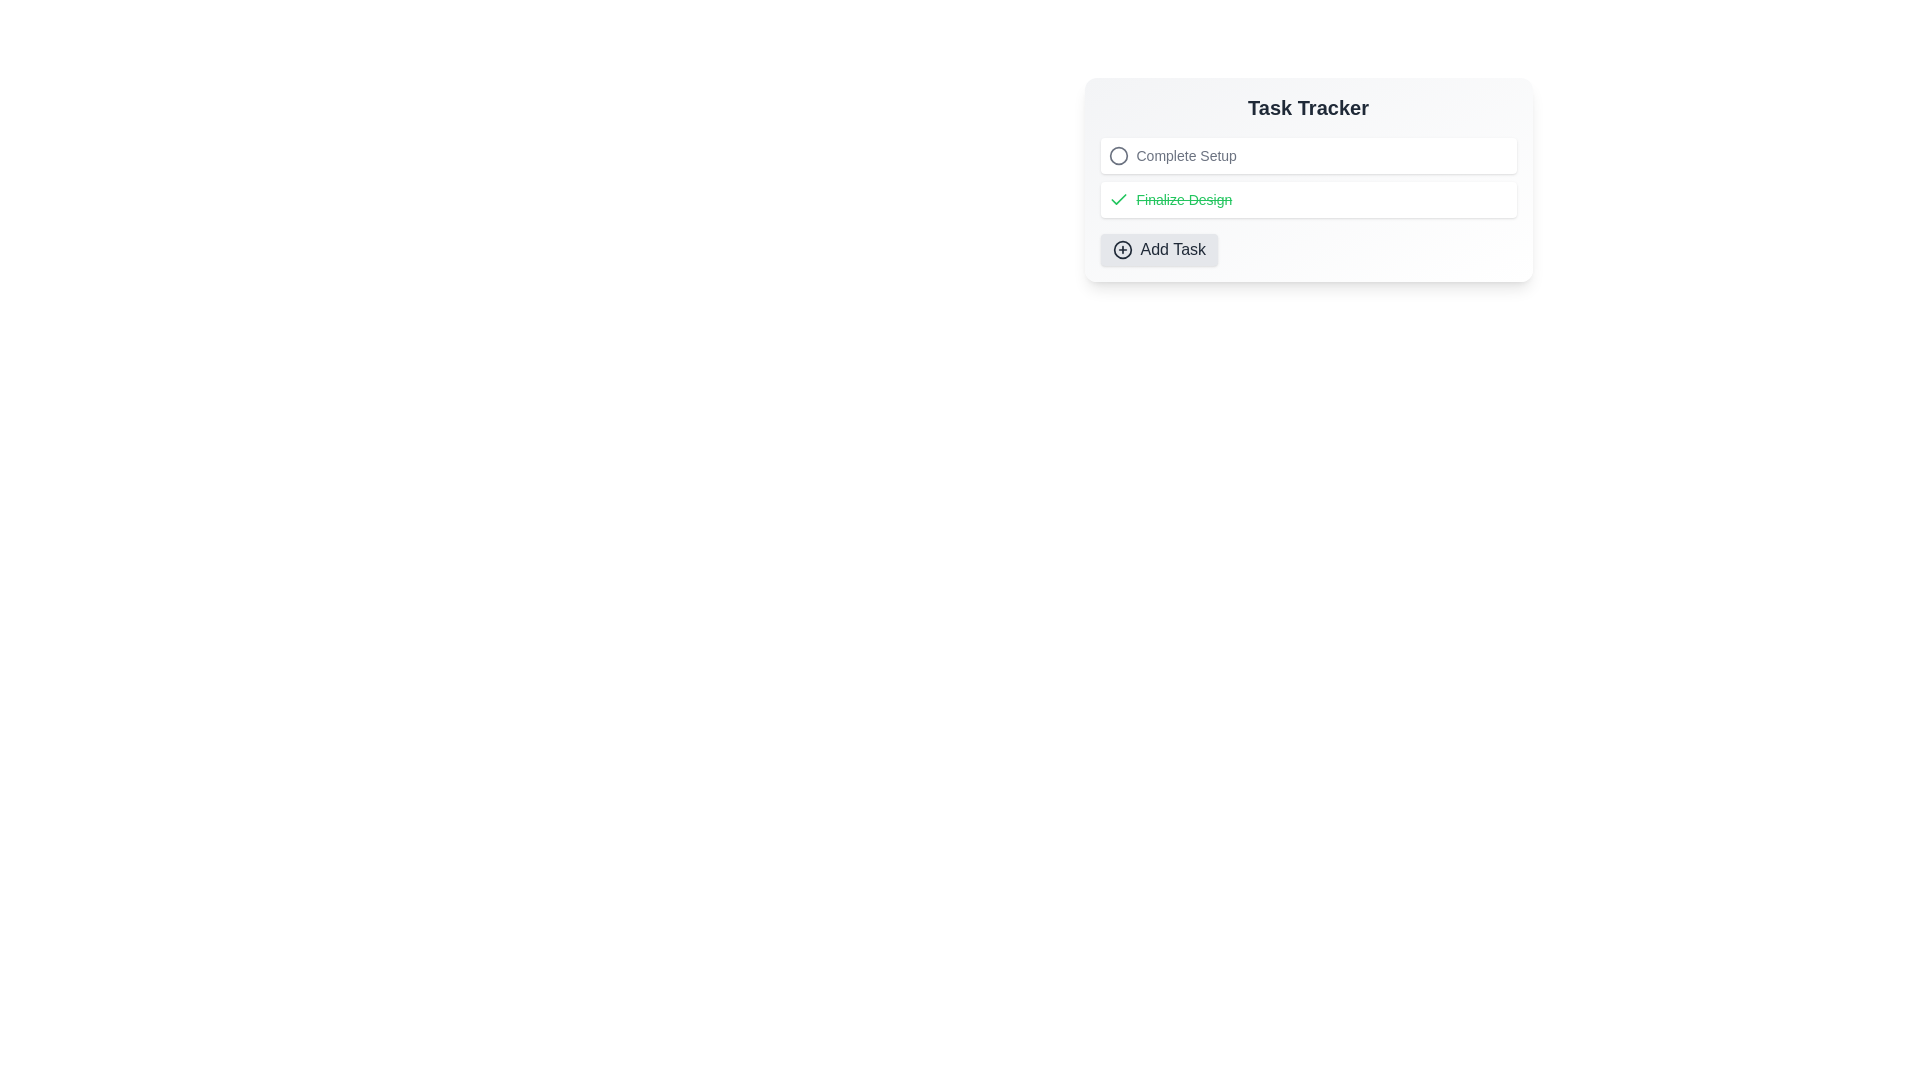  What do you see at coordinates (1308, 108) in the screenshot?
I see `the title of the Task Tracker component` at bounding box center [1308, 108].